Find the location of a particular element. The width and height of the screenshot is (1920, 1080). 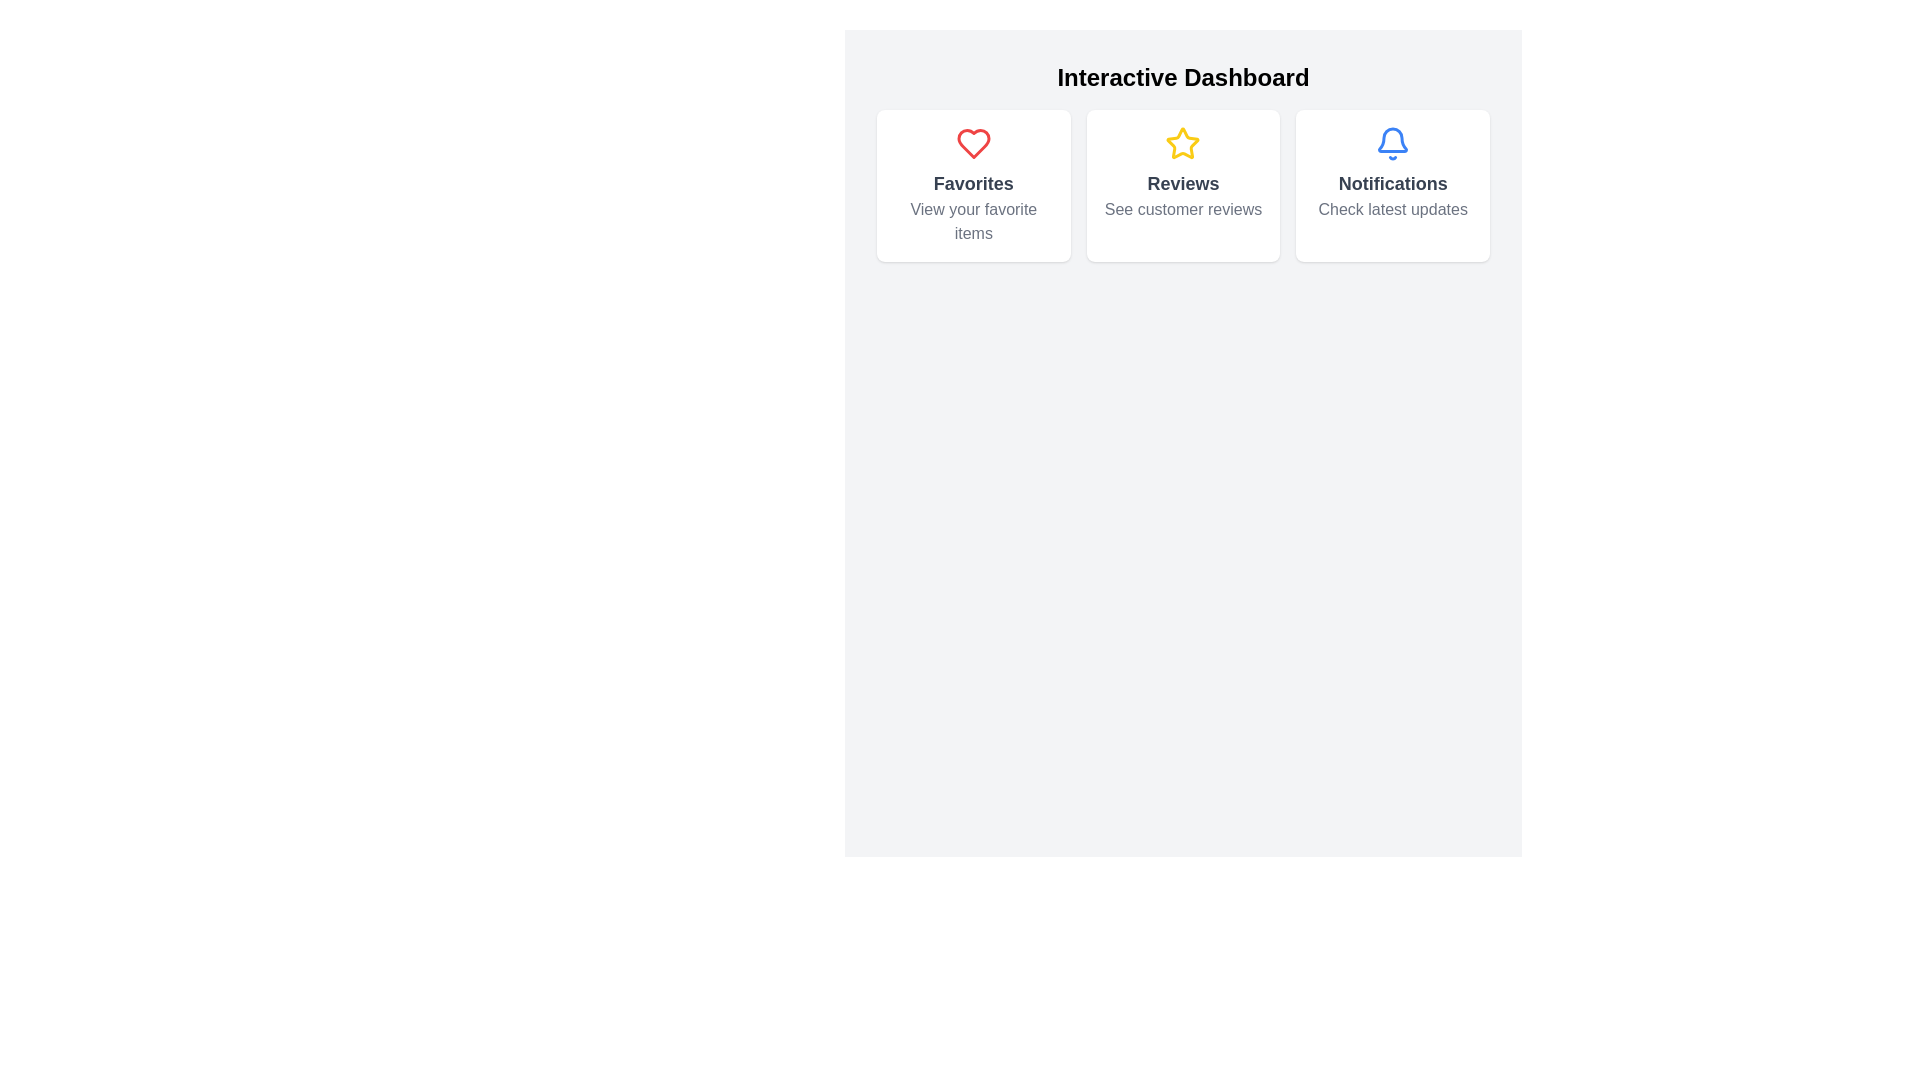

the rating or review icon located in the 'Reviews' panel, directly above the text 'See customer reviews' is located at coordinates (1183, 142).